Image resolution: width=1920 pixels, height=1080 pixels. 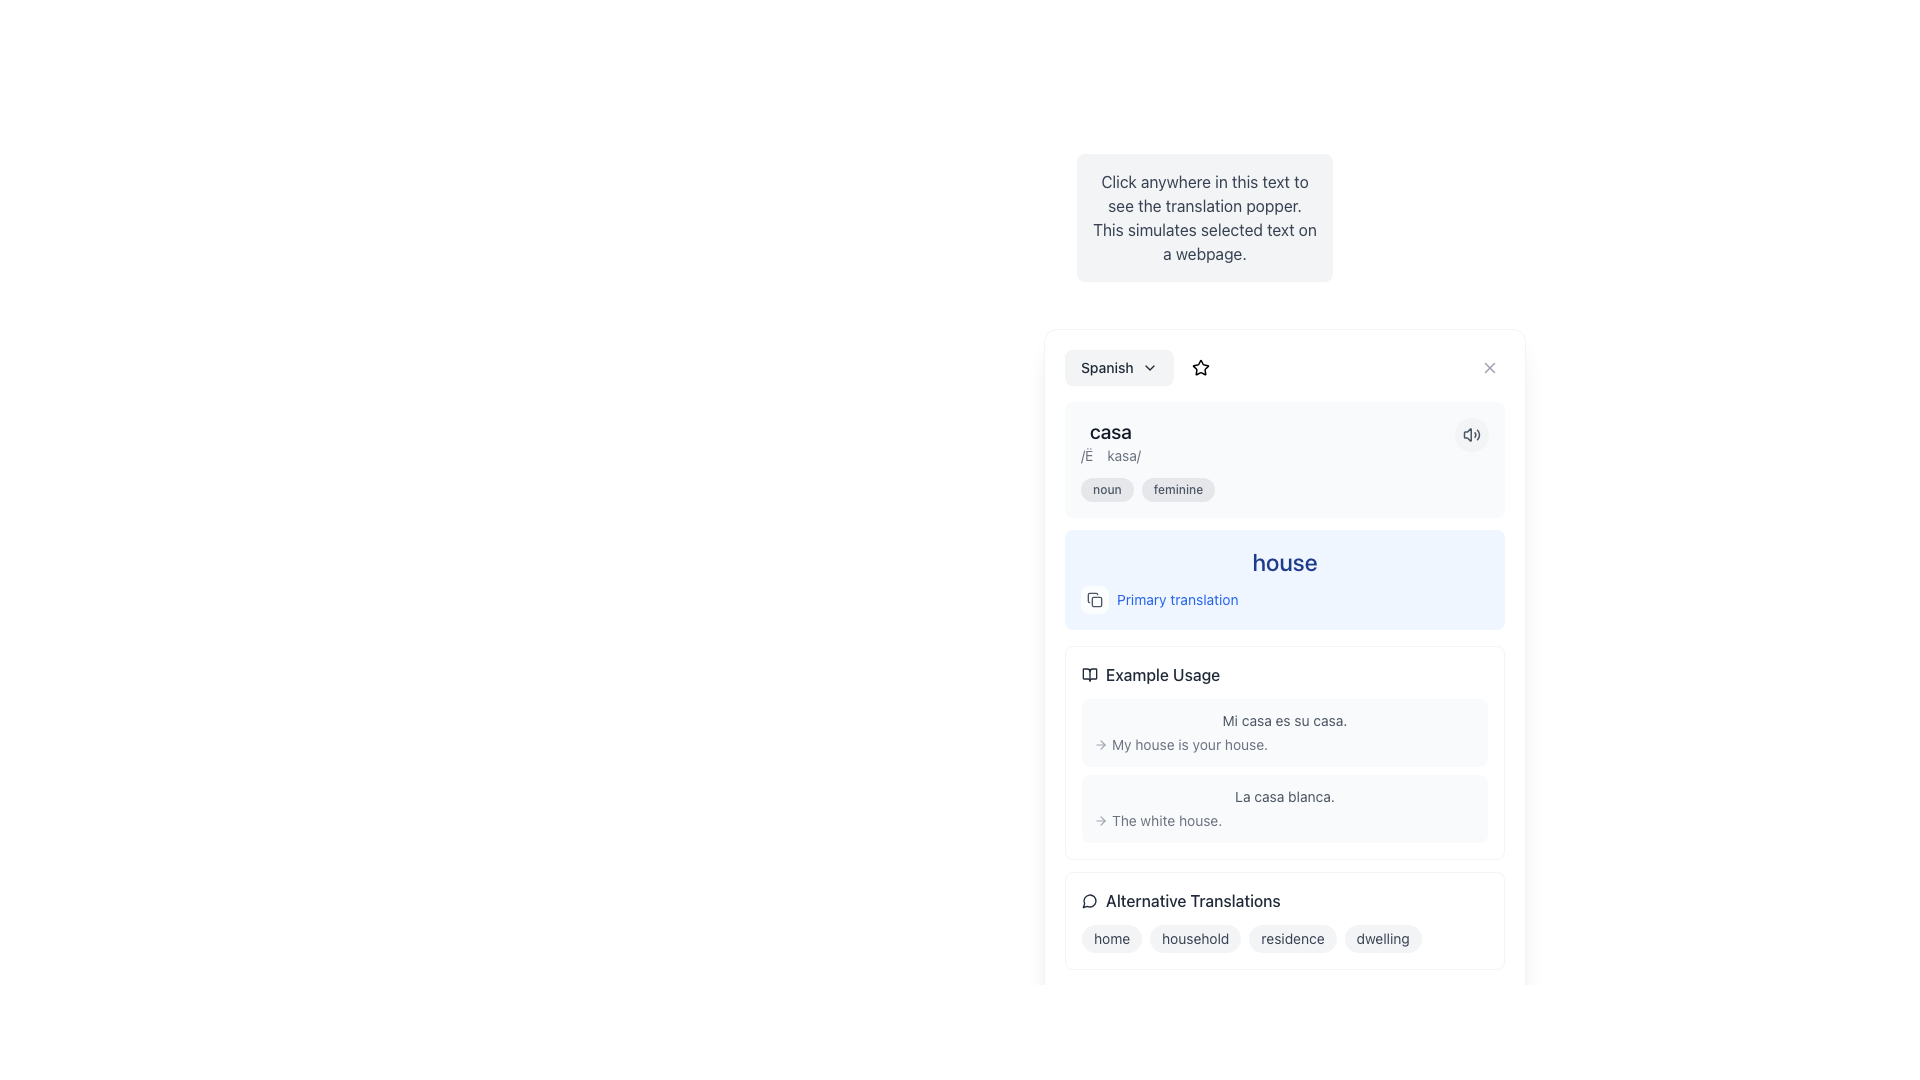 What do you see at coordinates (1149, 367) in the screenshot?
I see `the downward-pointing chevron icon next to the 'Spanish' button` at bounding box center [1149, 367].